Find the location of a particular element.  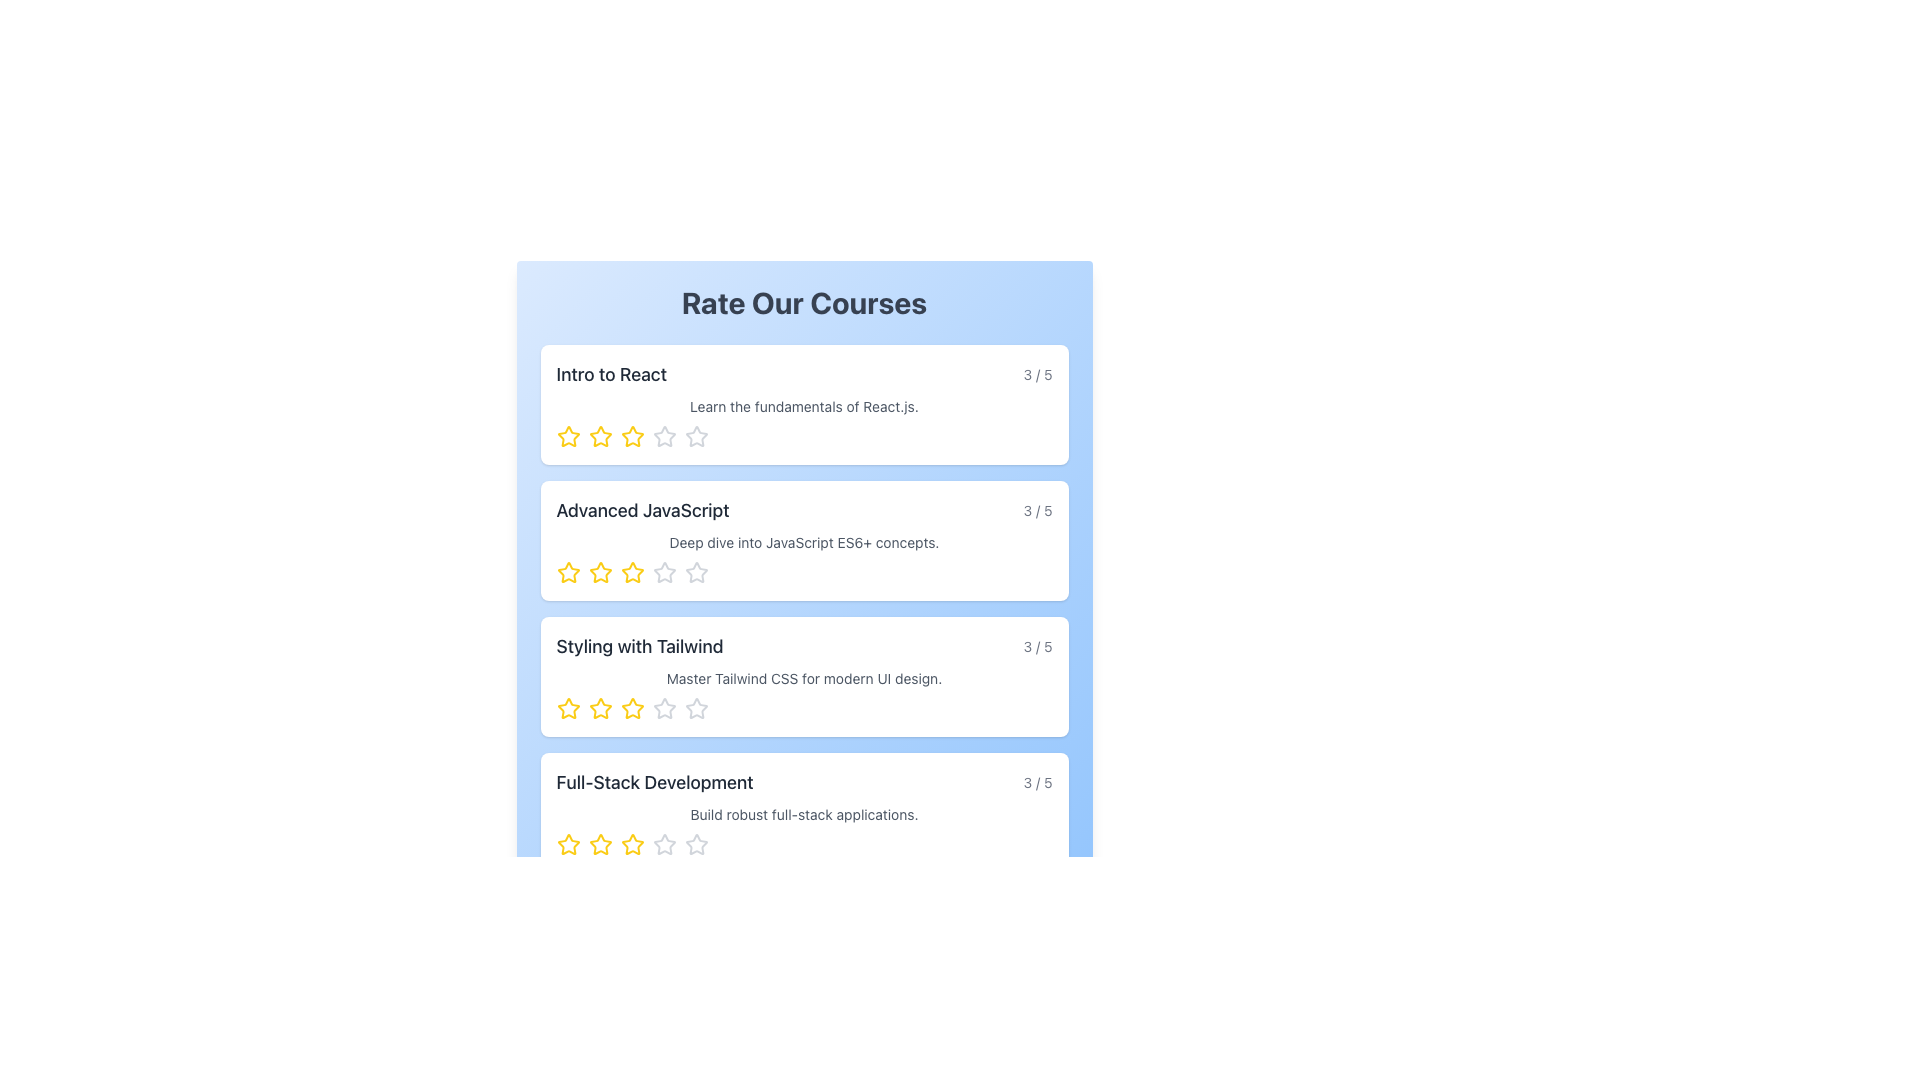

the highlighted yellow star icon, which is the third star in the rating system for the 'Advanced JavaScript' course, to provide a rating is located at coordinates (631, 573).